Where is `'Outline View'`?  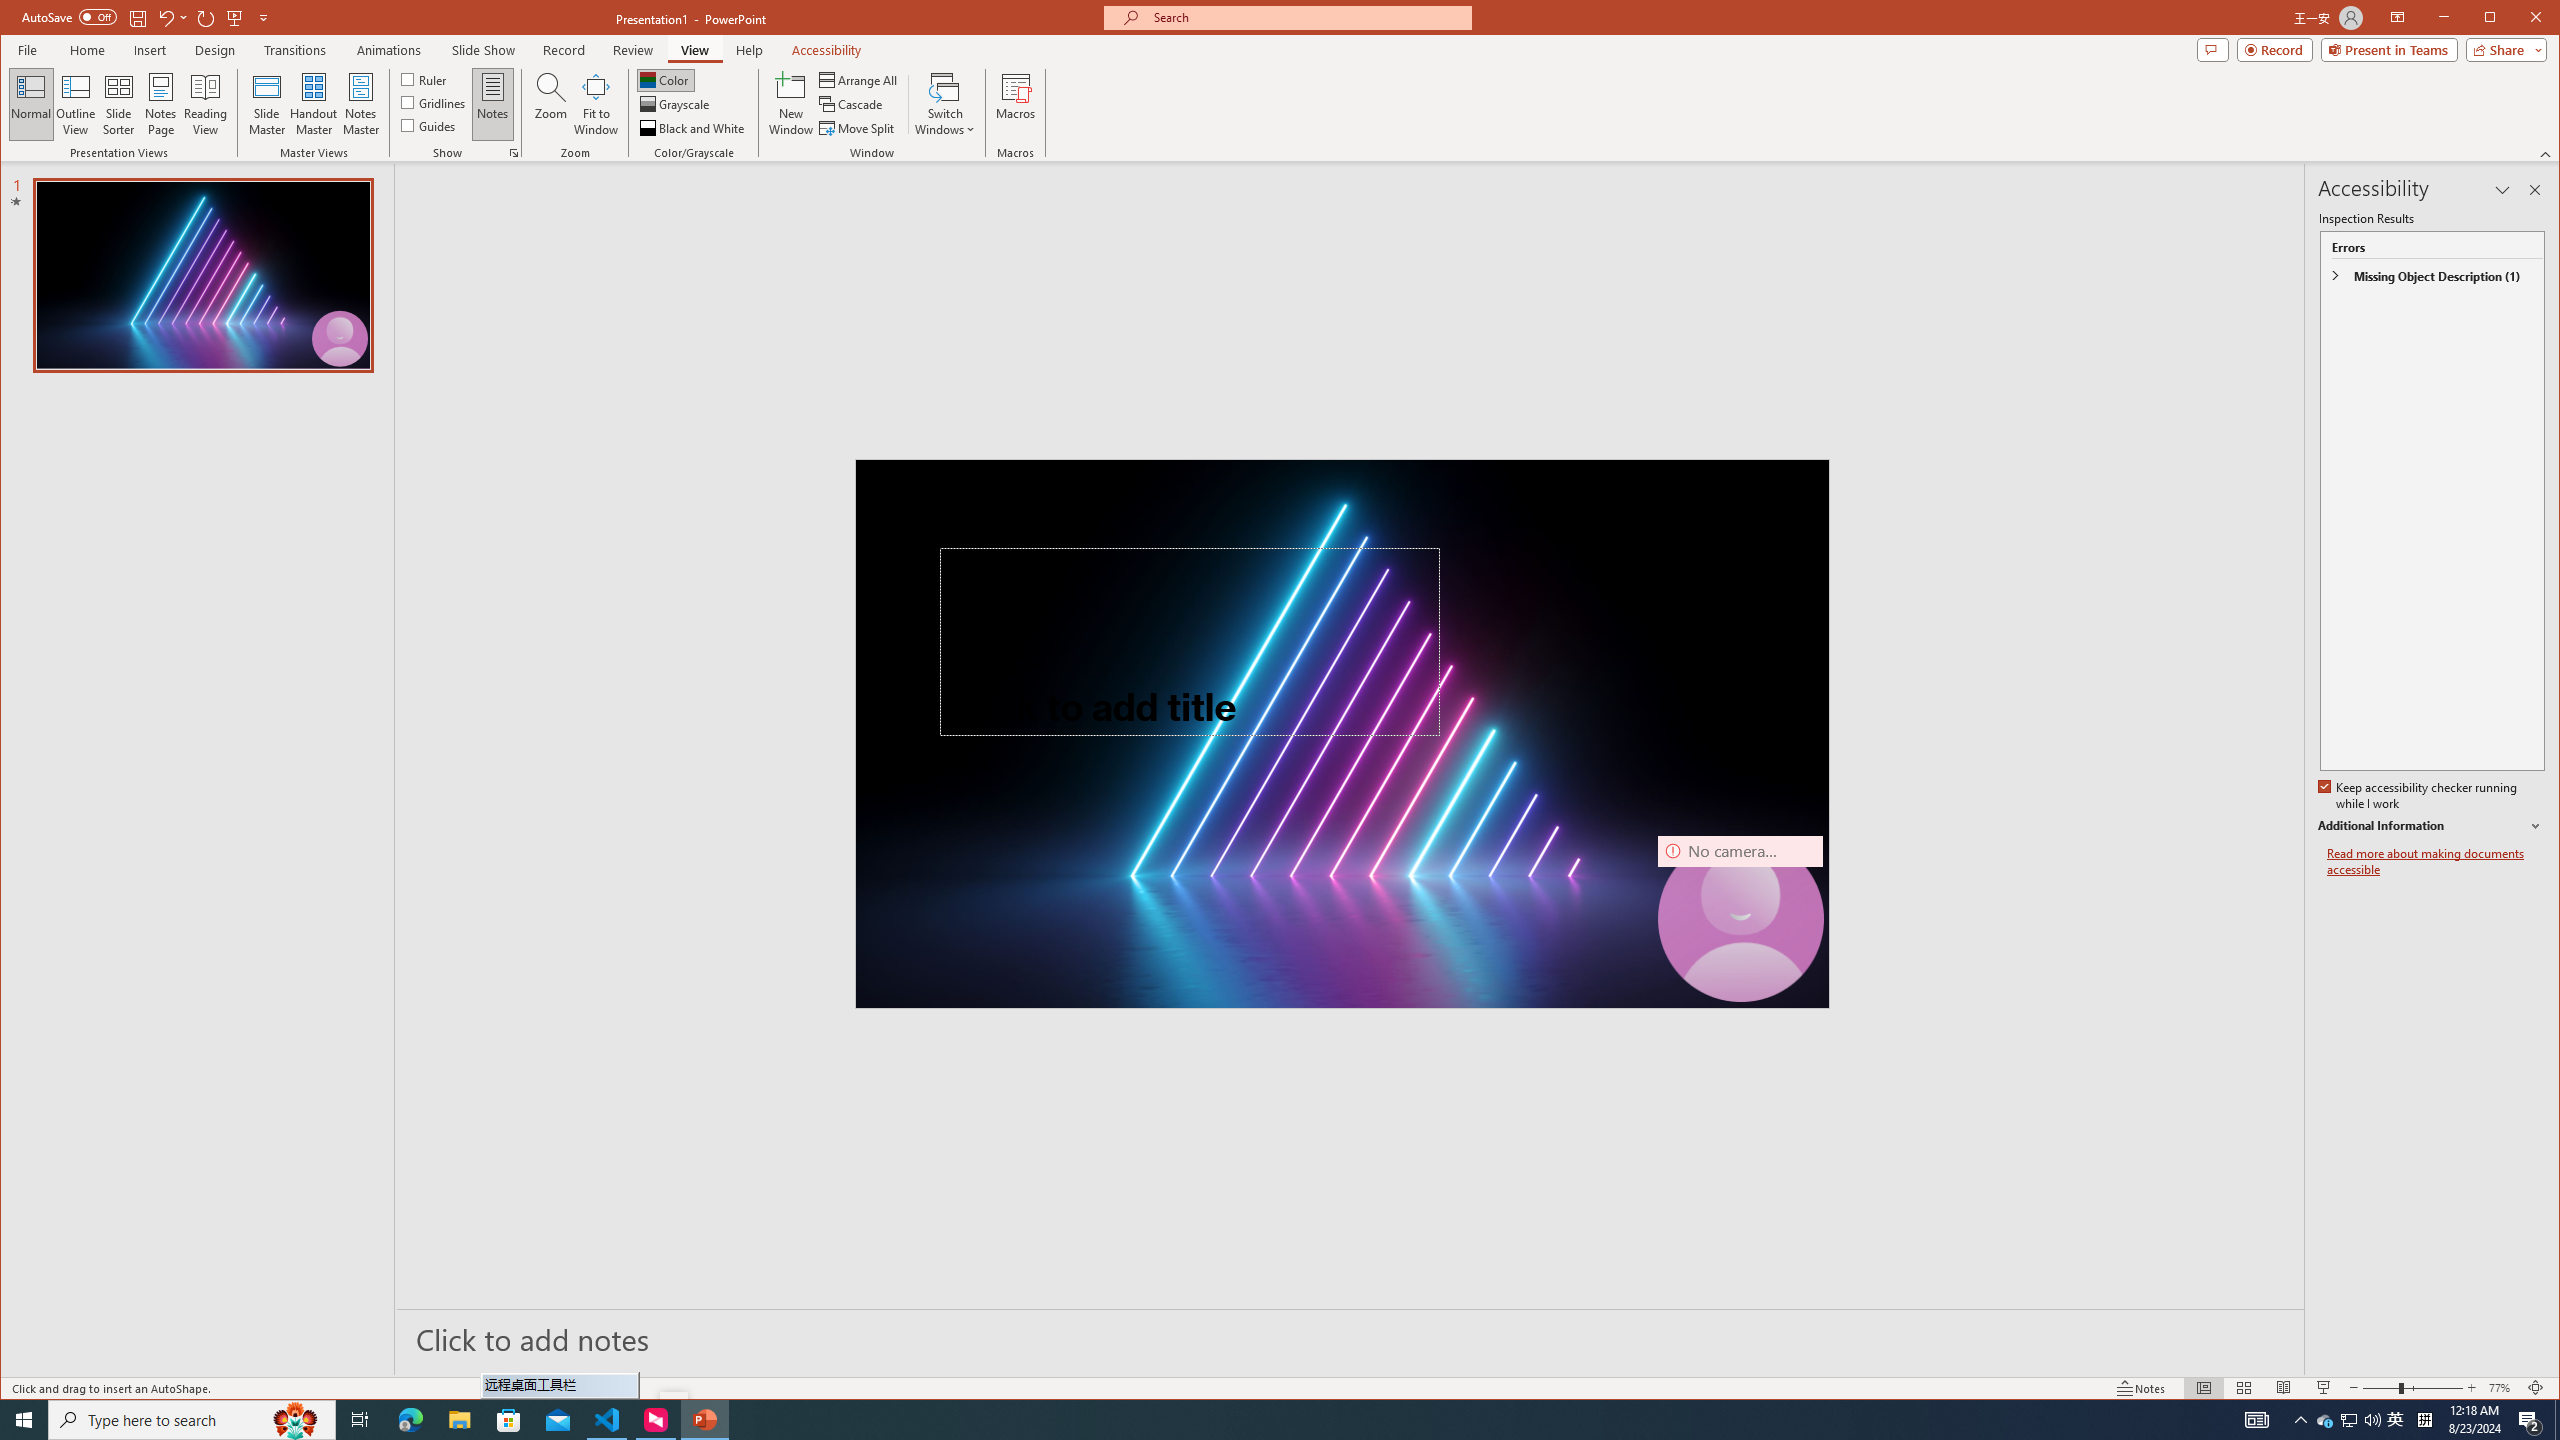 'Outline View' is located at coordinates (74, 103).